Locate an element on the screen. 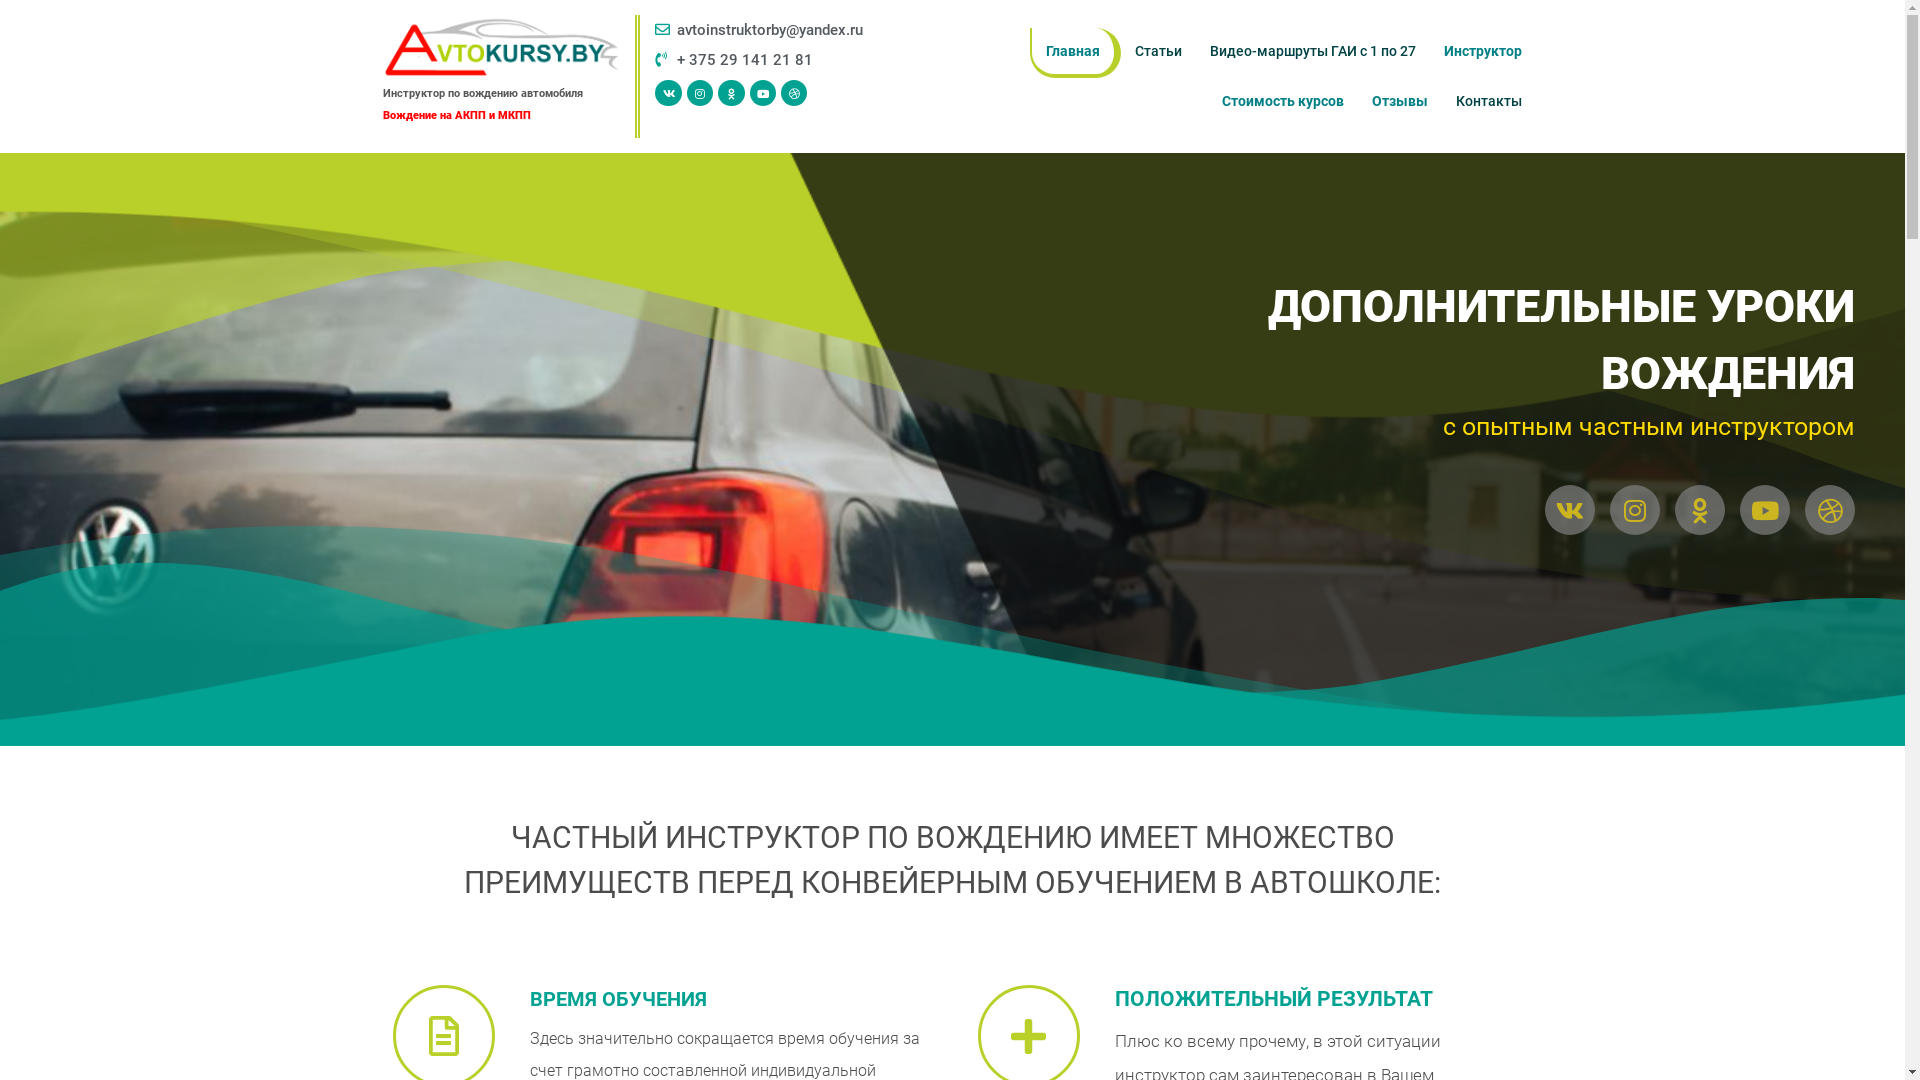 The height and width of the screenshot is (1080, 1920). 'avtoinstruktorby@yandex.ru' is located at coordinates (770, 30).